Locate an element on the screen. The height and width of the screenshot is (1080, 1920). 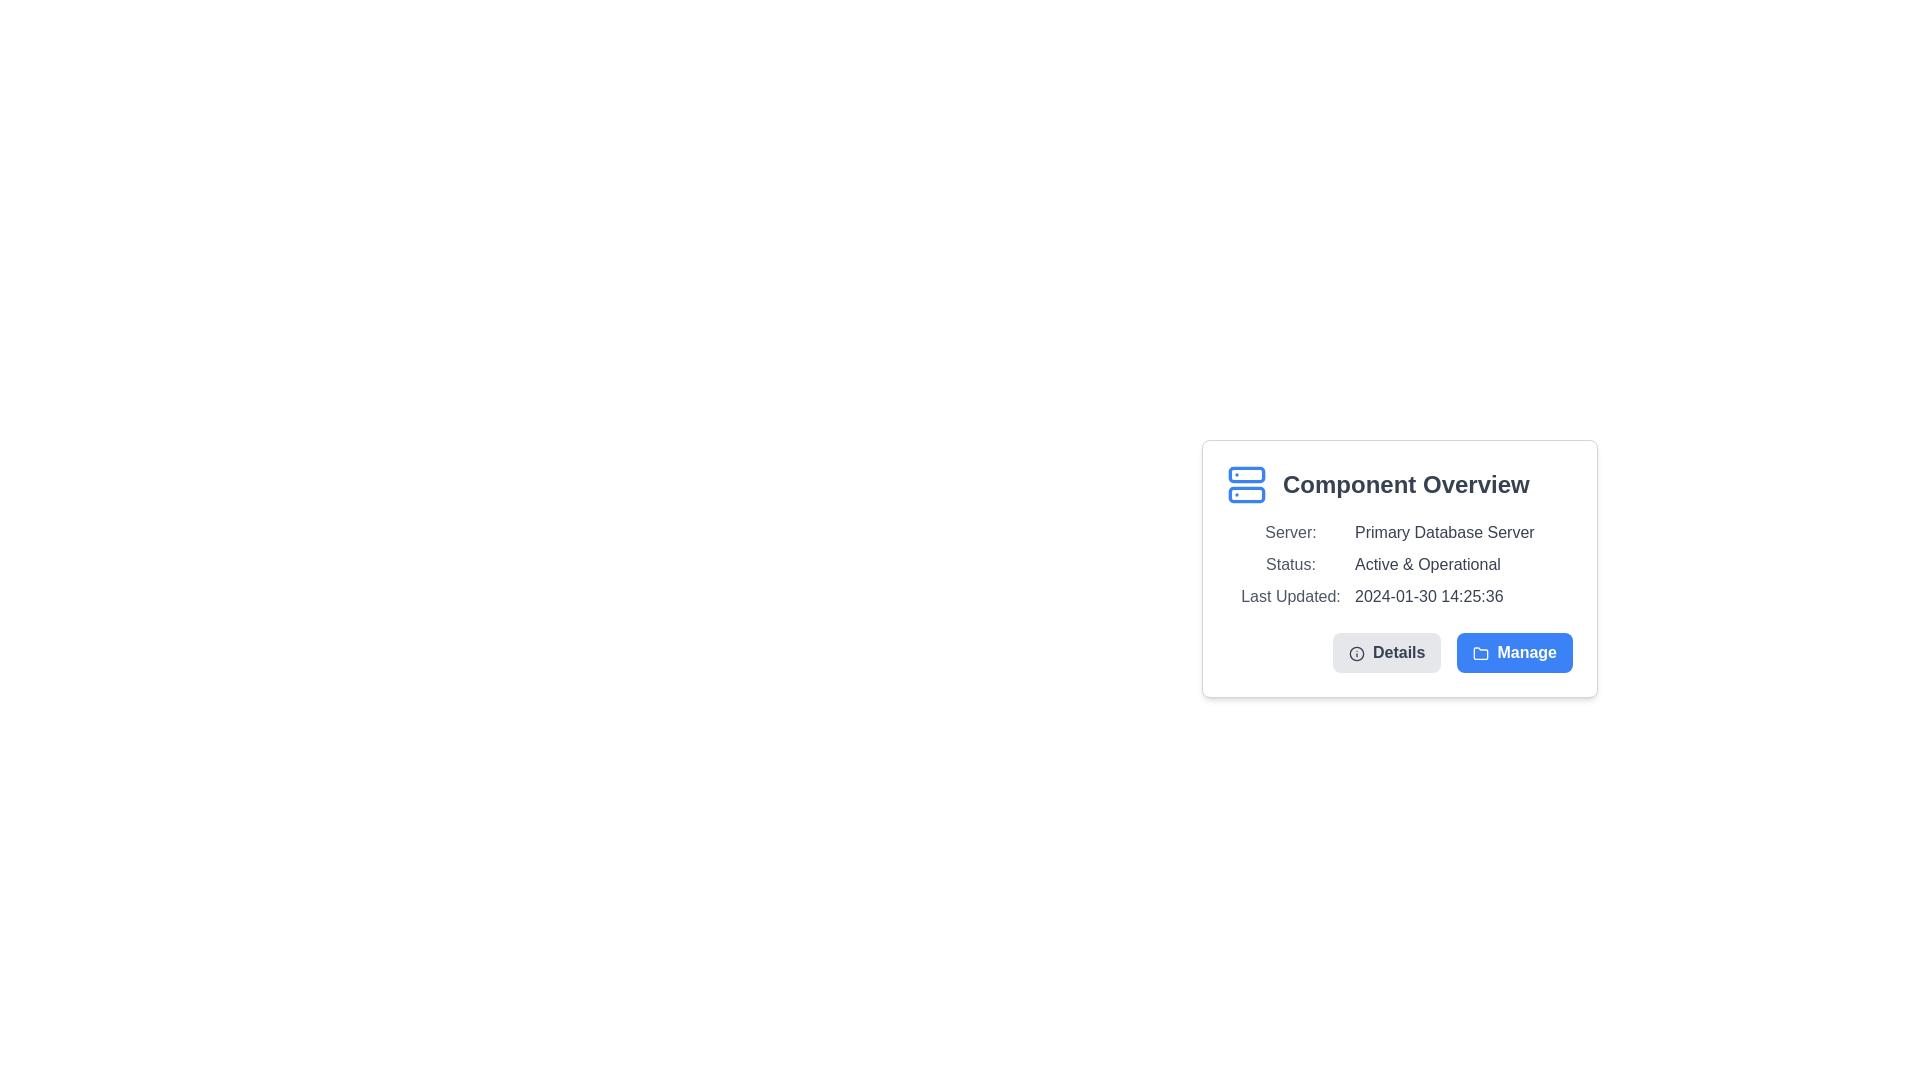
the text label 'Component Overview' which is styled with a bold and large font in gray color, located next to a blue server icon in a card-style interface is located at coordinates (1405, 485).